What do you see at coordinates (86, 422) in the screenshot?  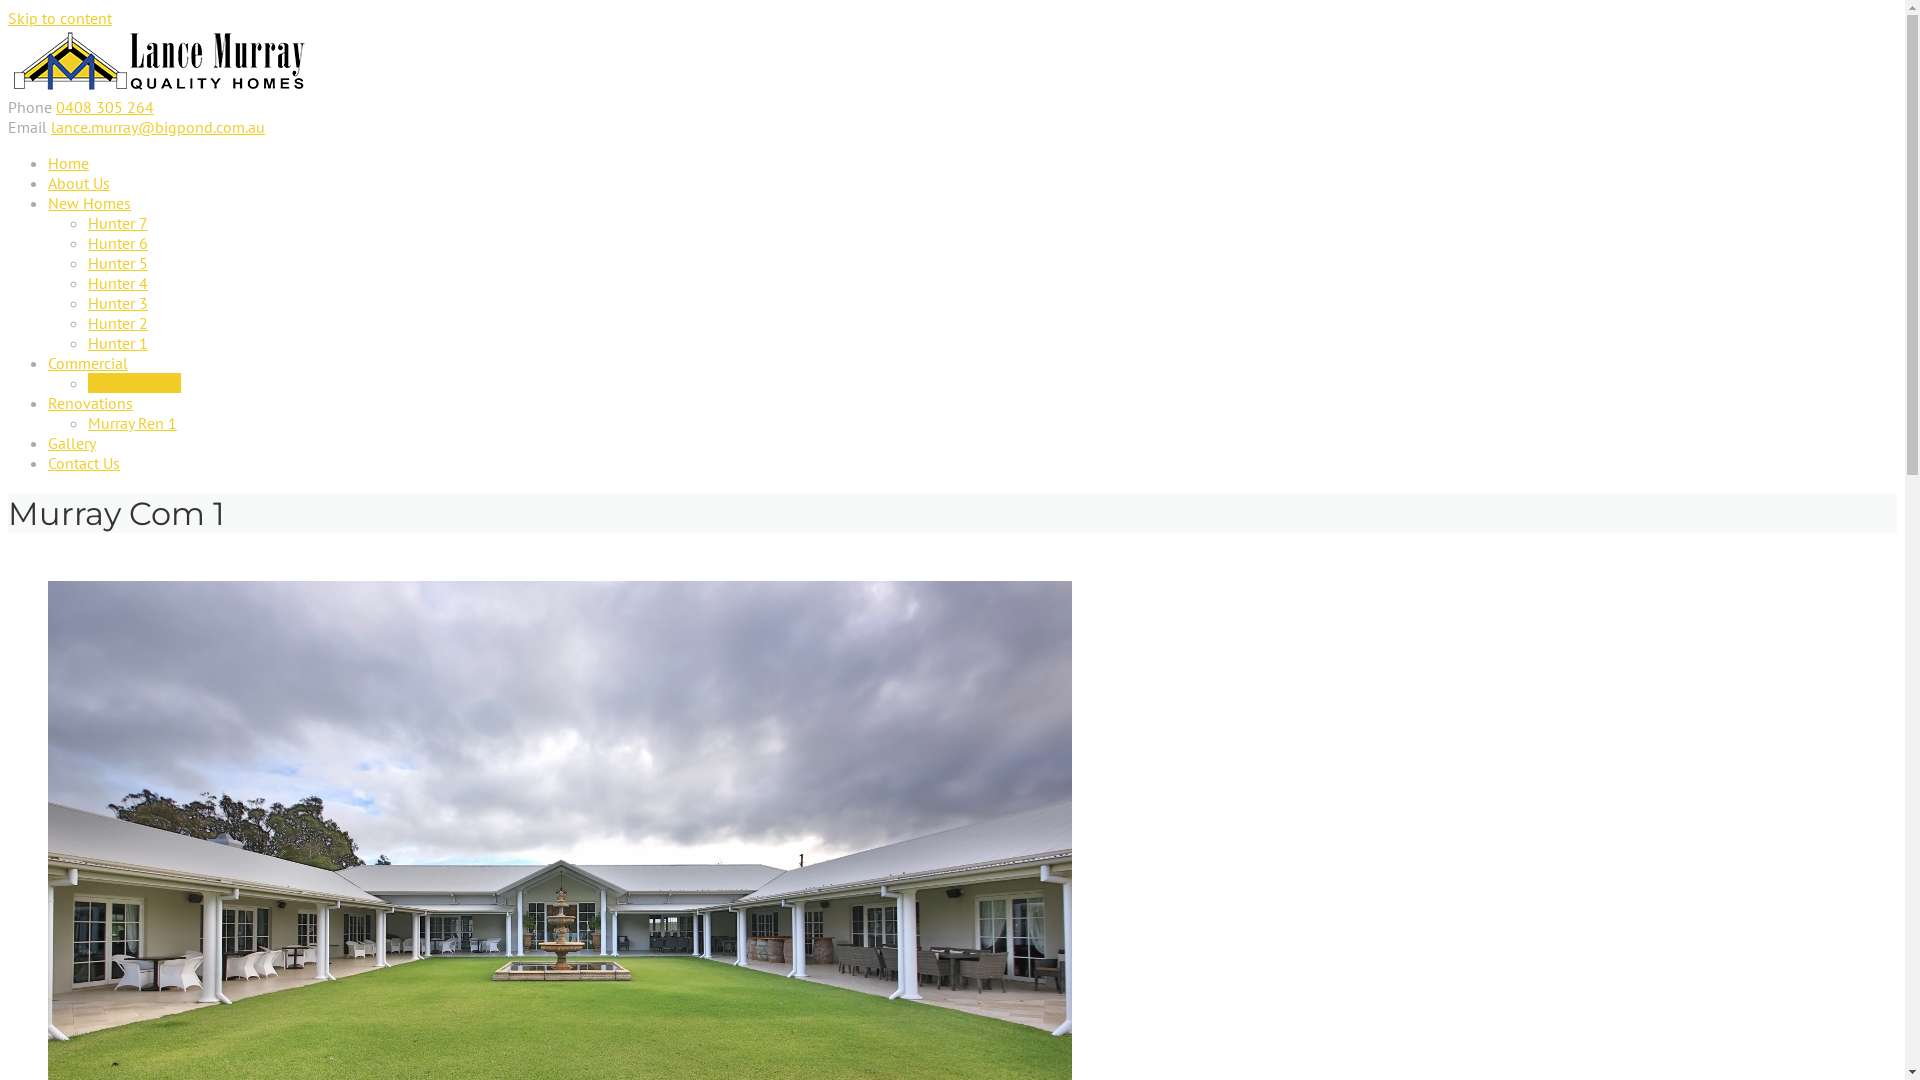 I see `'Murray Ren 1'` at bounding box center [86, 422].